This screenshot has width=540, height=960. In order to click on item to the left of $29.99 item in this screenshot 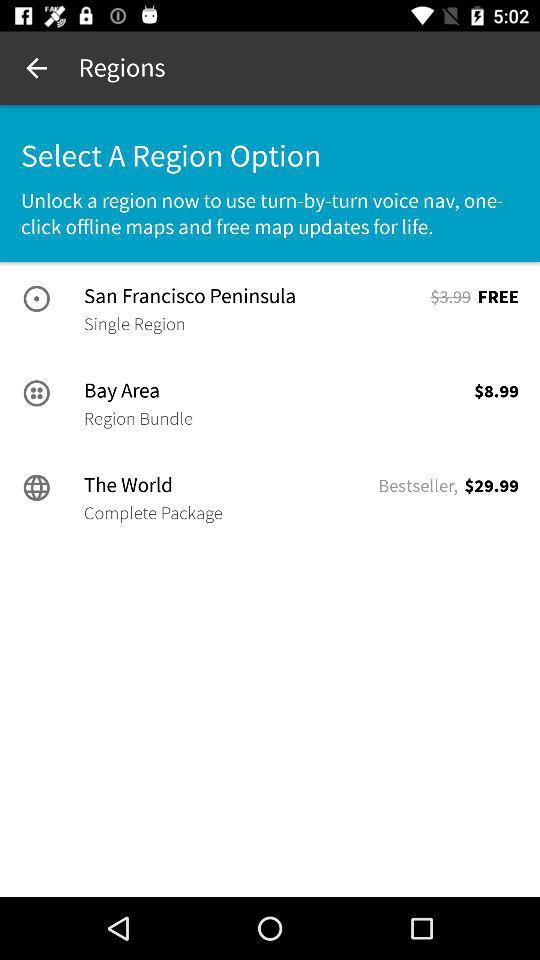, I will do `click(417, 485)`.